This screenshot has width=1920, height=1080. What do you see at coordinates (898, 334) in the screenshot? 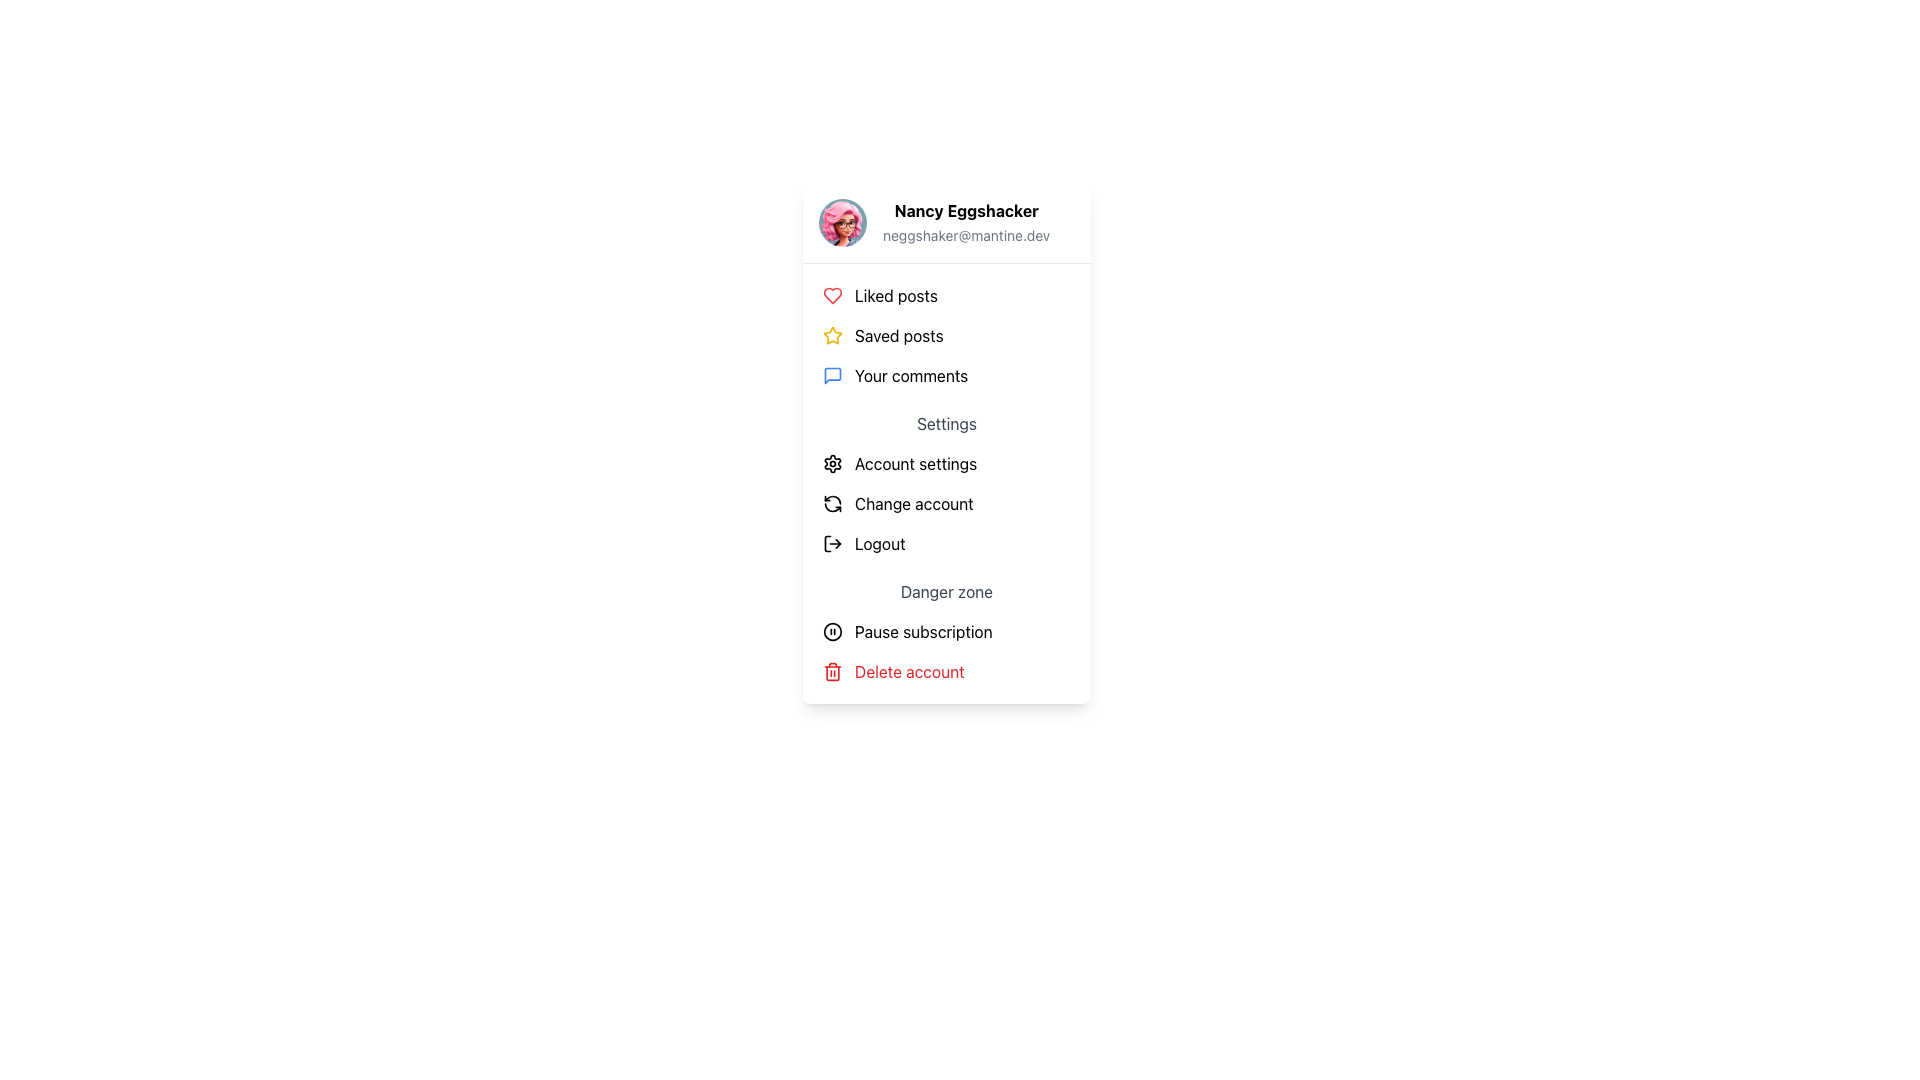
I see `the Menu item labeled as the second entry in the right-side menu, which is positioned beneath 'Liked posts' and above 'Your comments'` at bounding box center [898, 334].